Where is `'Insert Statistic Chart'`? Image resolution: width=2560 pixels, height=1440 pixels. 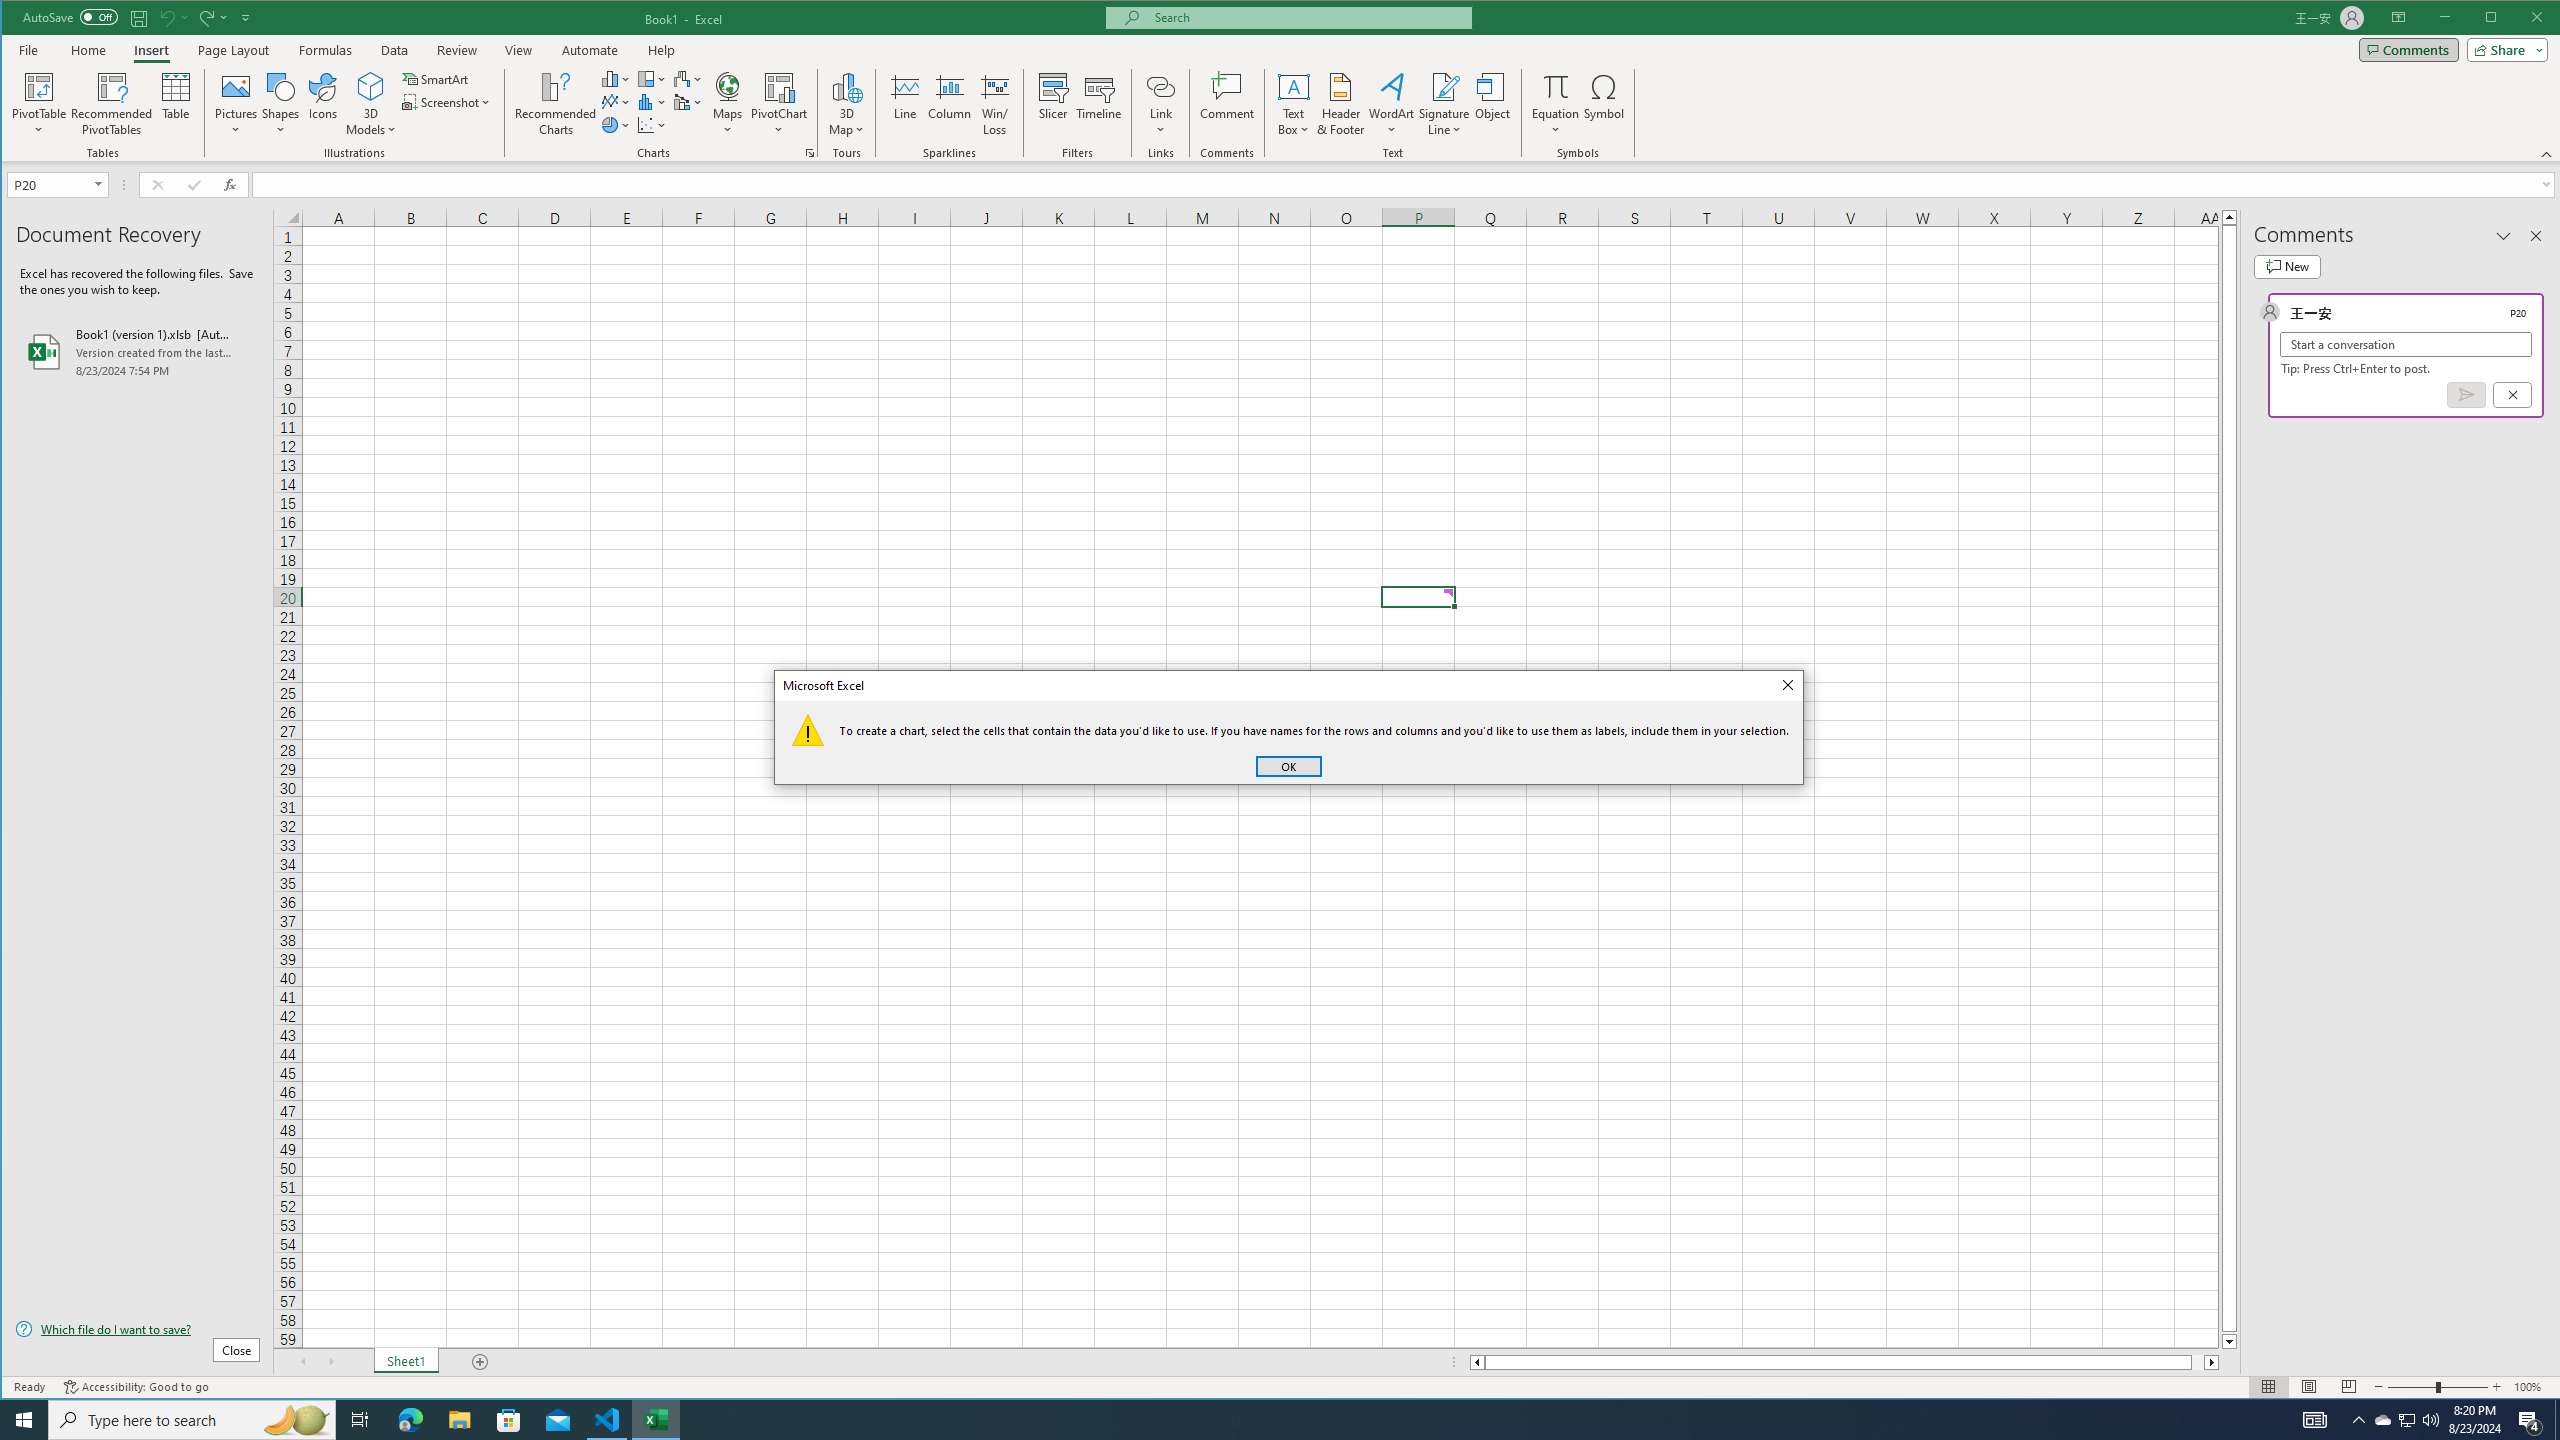
'Insert Statistic Chart' is located at coordinates (652, 102).